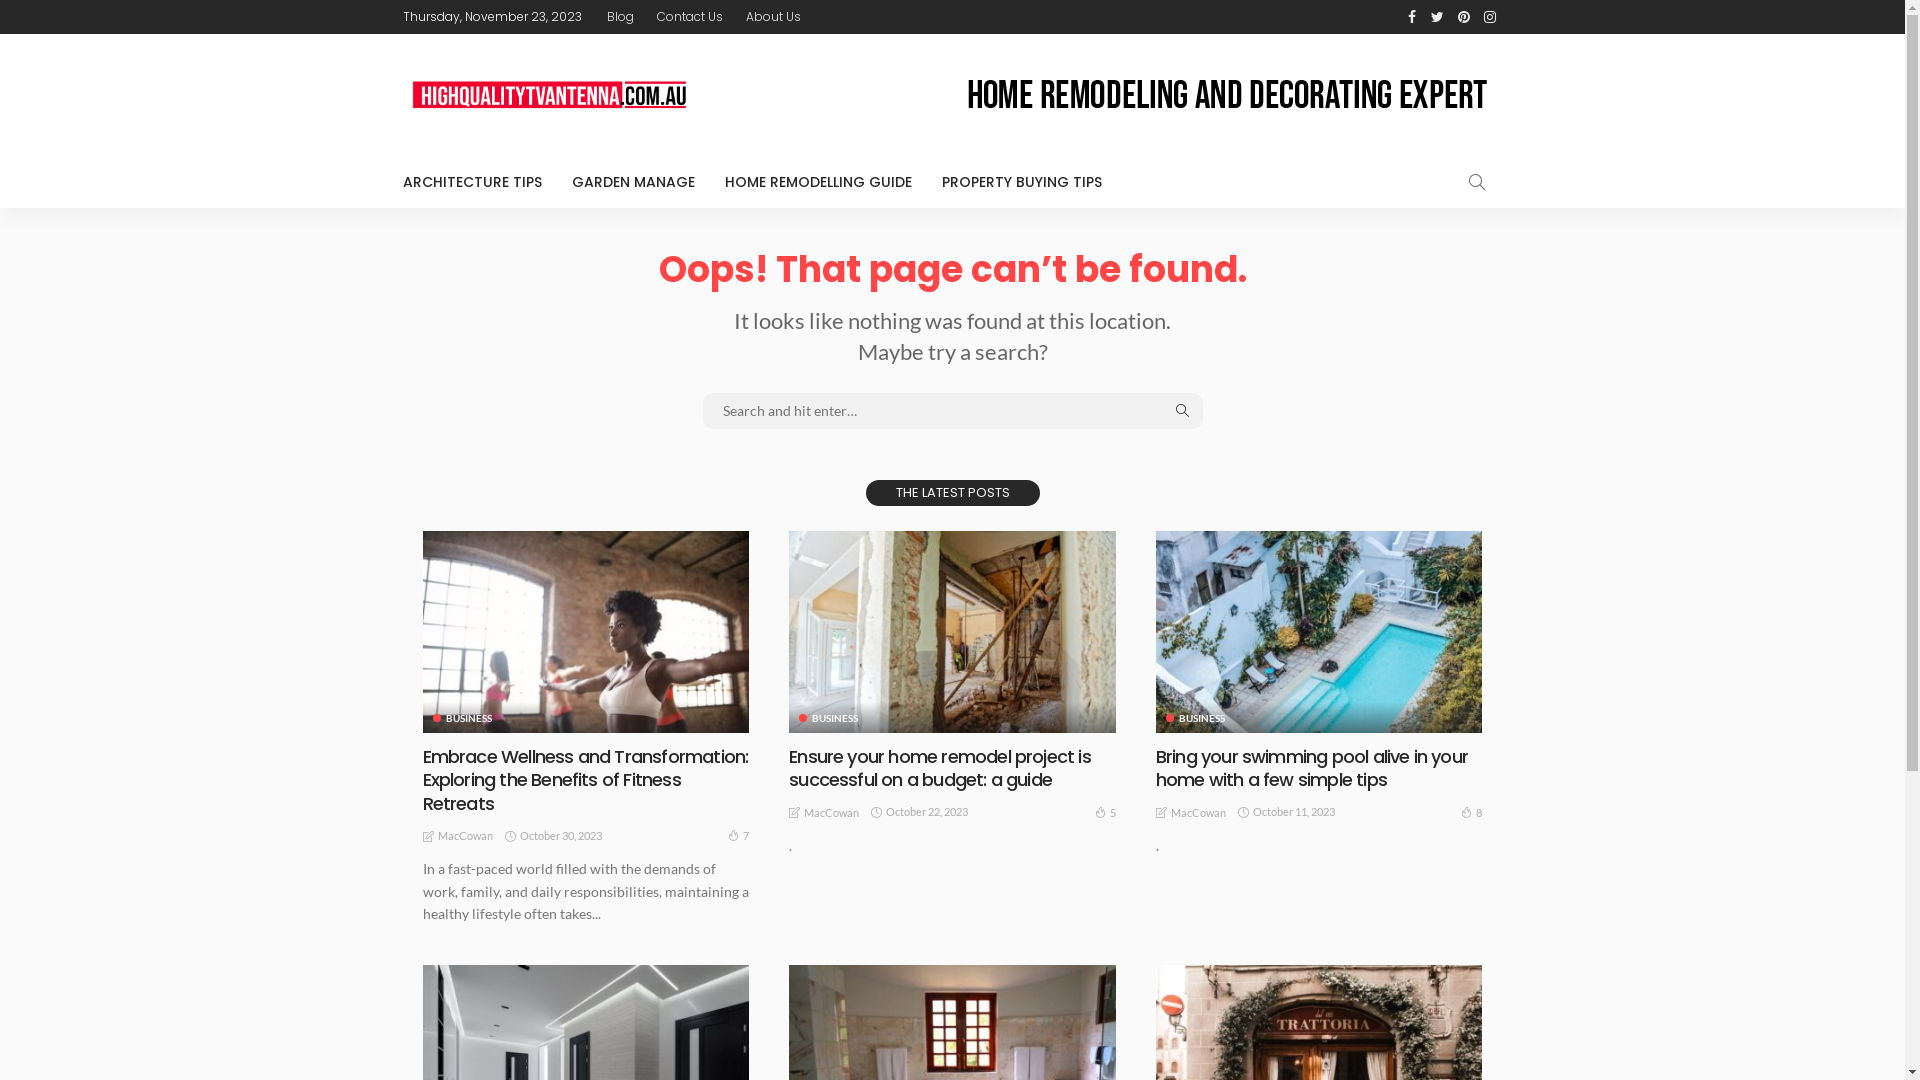 The width and height of the screenshot is (1920, 1080). I want to click on 'PROPERTY BUYING TIPS', so click(1021, 181).